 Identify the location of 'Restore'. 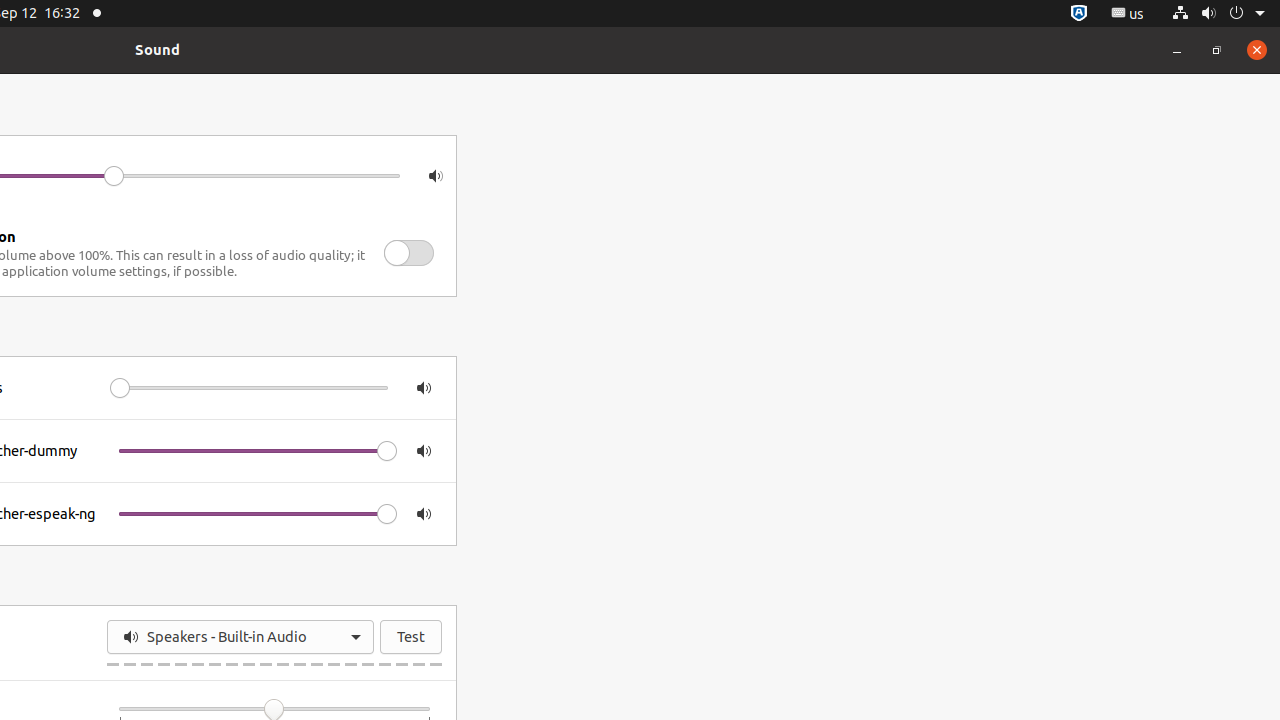
(1216, 48).